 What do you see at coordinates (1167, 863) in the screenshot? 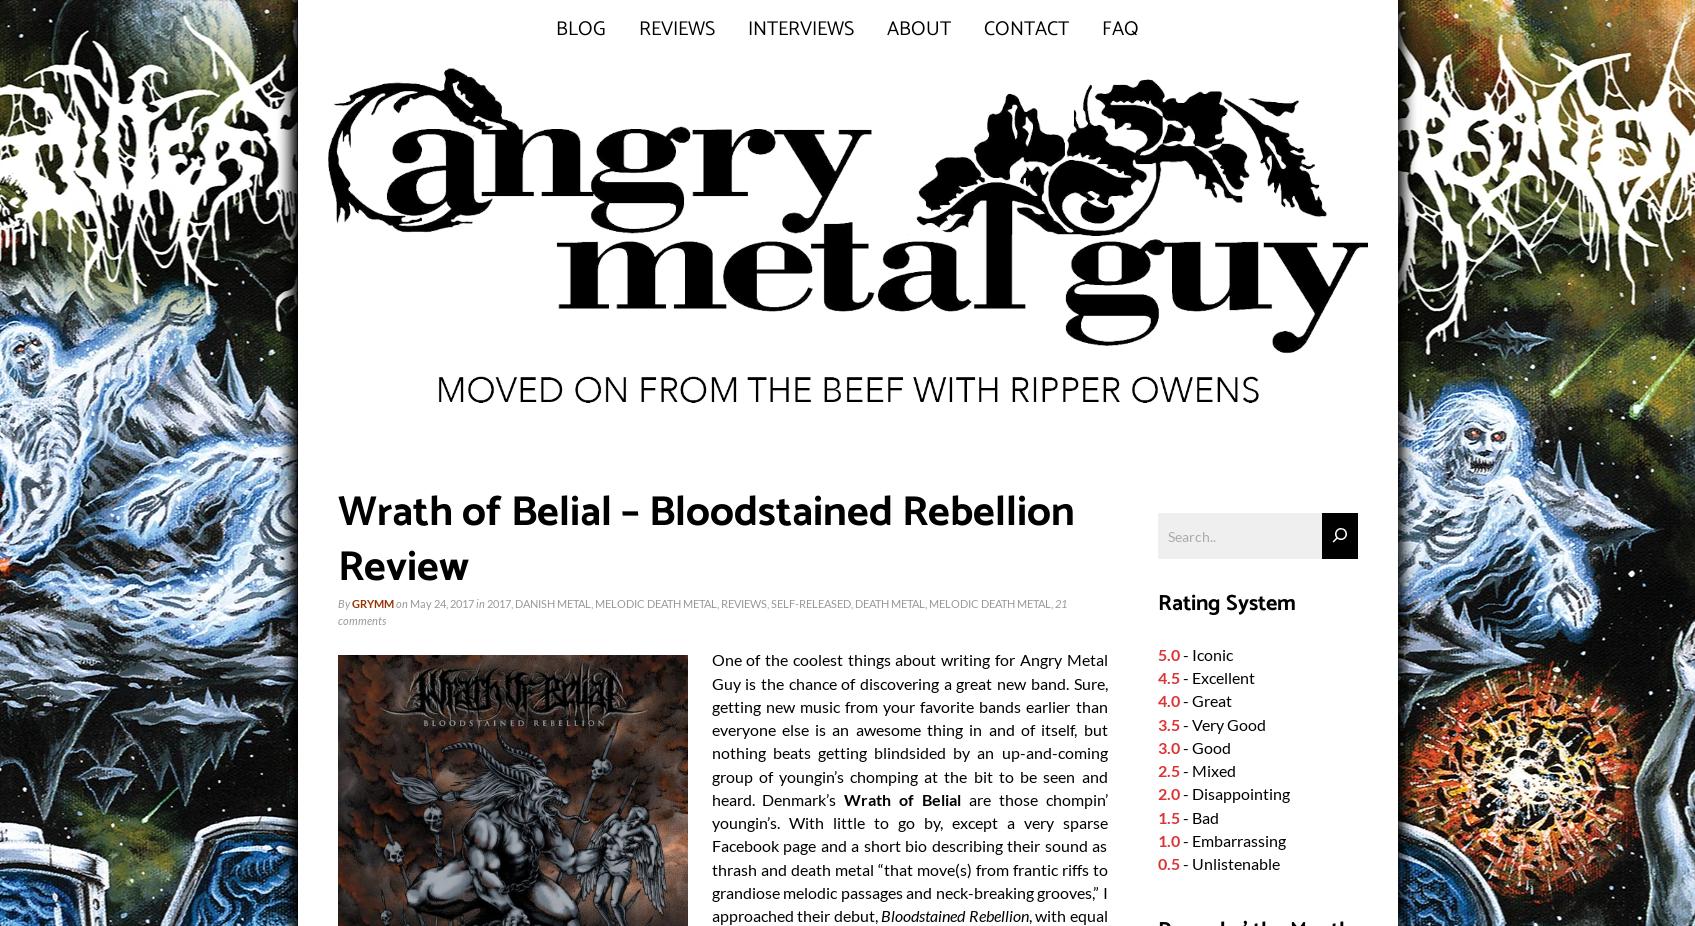
I see `'0.5'` at bounding box center [1167, 863].